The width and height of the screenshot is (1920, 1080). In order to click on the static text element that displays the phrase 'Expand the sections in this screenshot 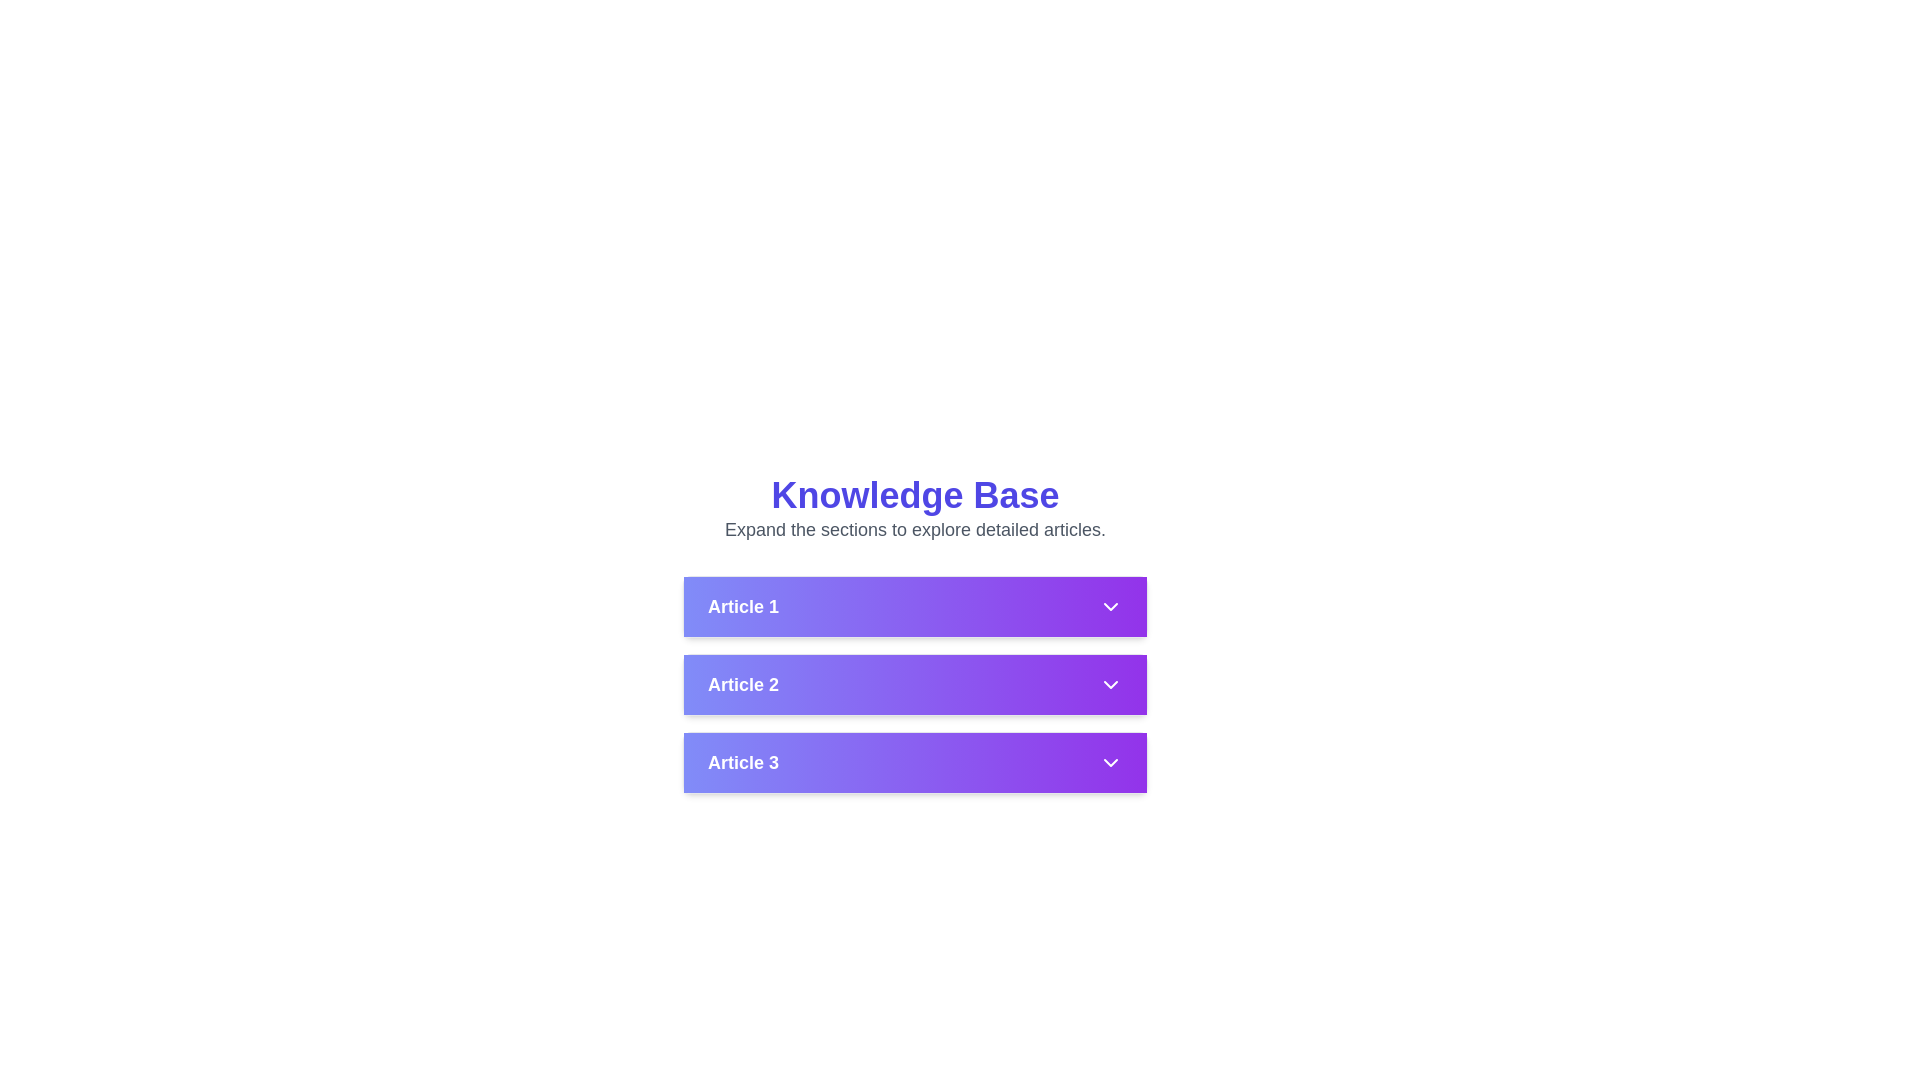, I will do `click(914, 528)`.